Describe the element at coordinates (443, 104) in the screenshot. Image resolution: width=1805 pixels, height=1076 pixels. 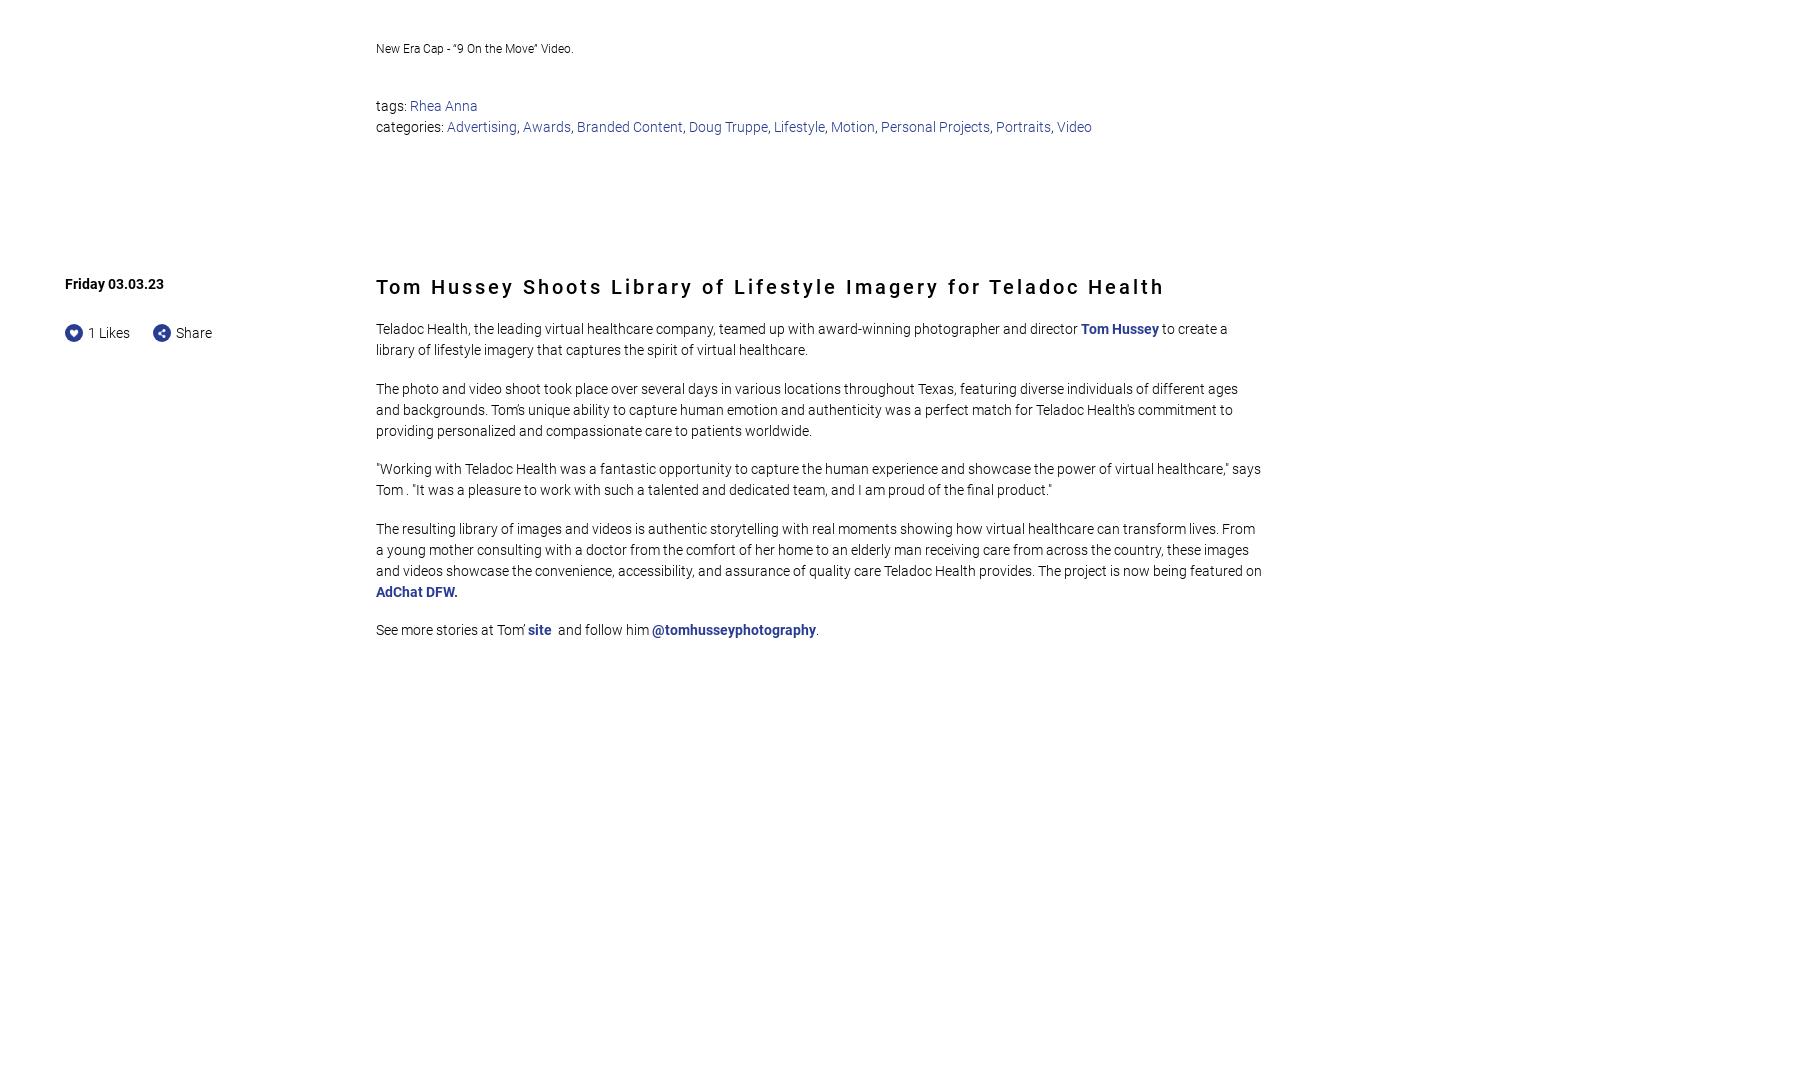
I see `'Rhea Anna'` at that location.